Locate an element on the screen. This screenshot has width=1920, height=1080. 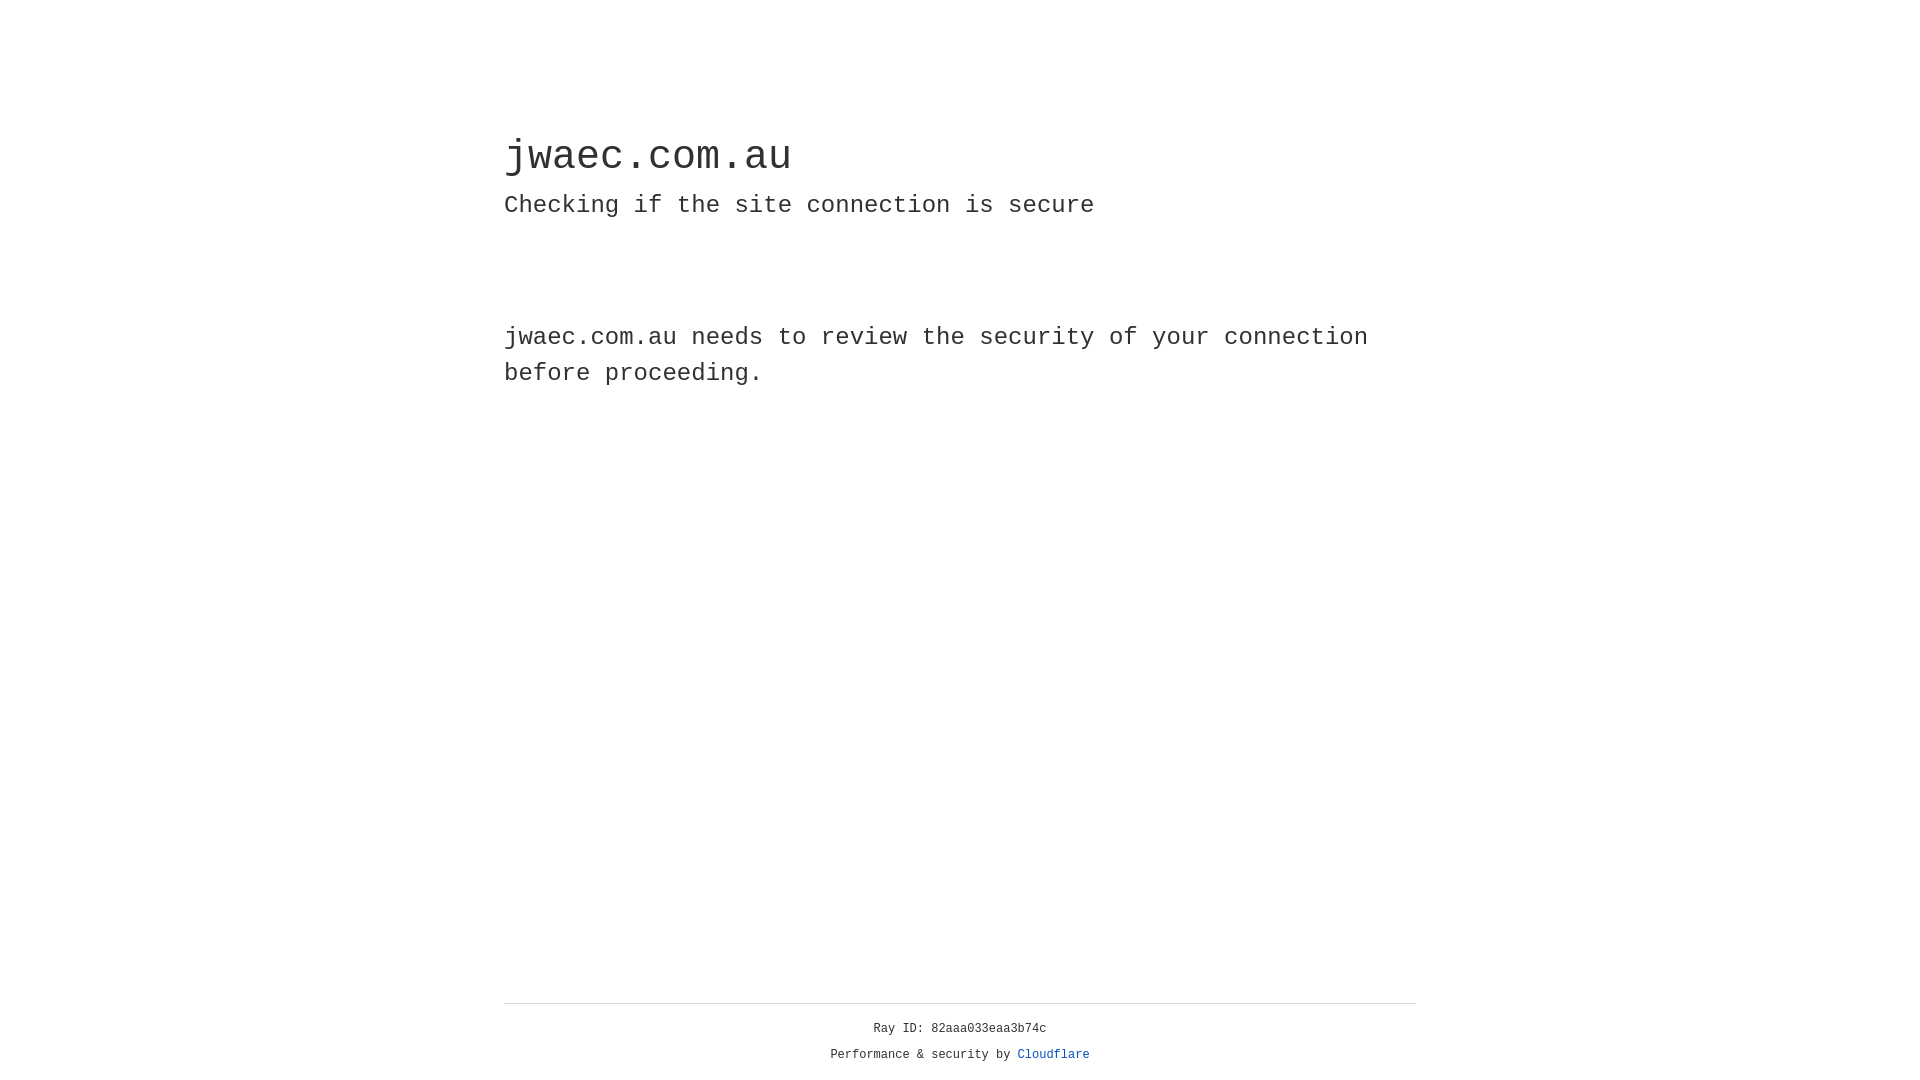
'Cloudflare' is located at coordinates (1053, 1054).